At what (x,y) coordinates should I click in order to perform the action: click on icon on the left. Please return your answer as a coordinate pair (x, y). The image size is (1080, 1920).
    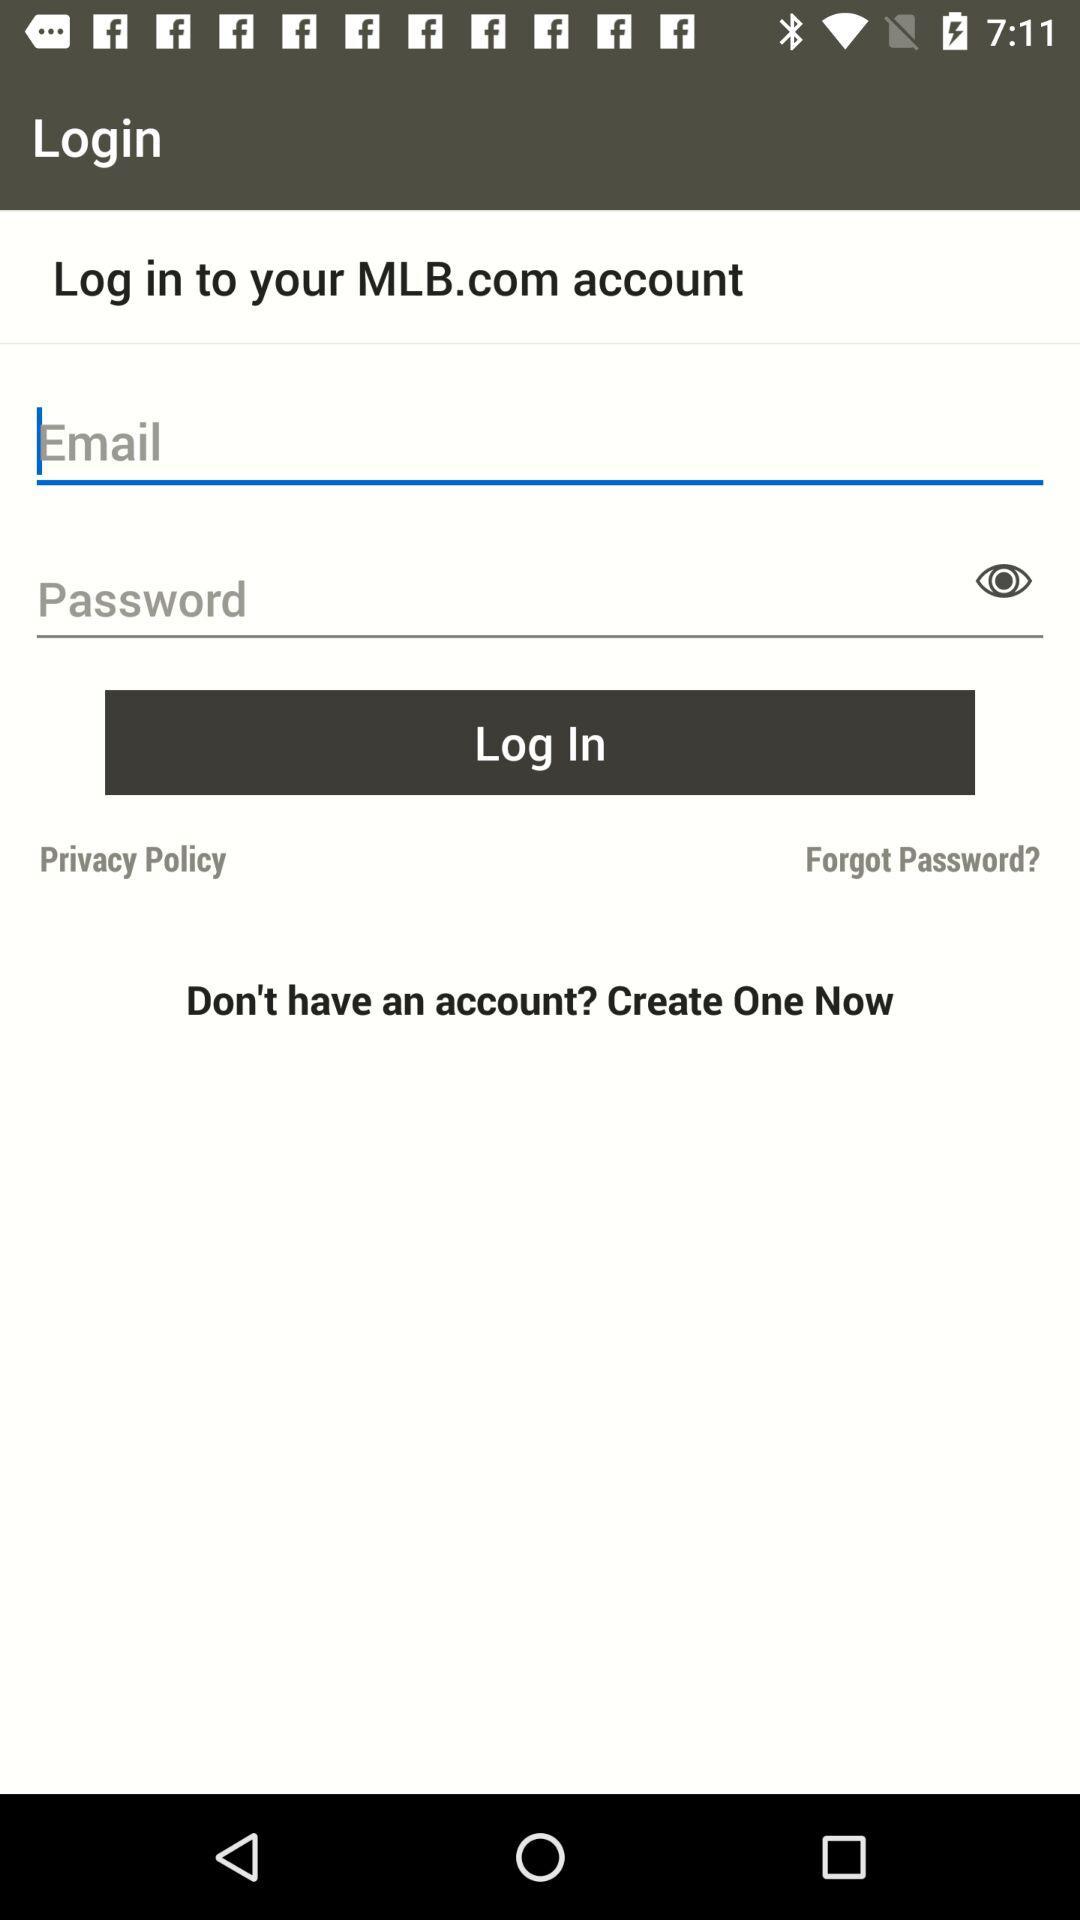
    Looking at the image, I should click on (283, 858).